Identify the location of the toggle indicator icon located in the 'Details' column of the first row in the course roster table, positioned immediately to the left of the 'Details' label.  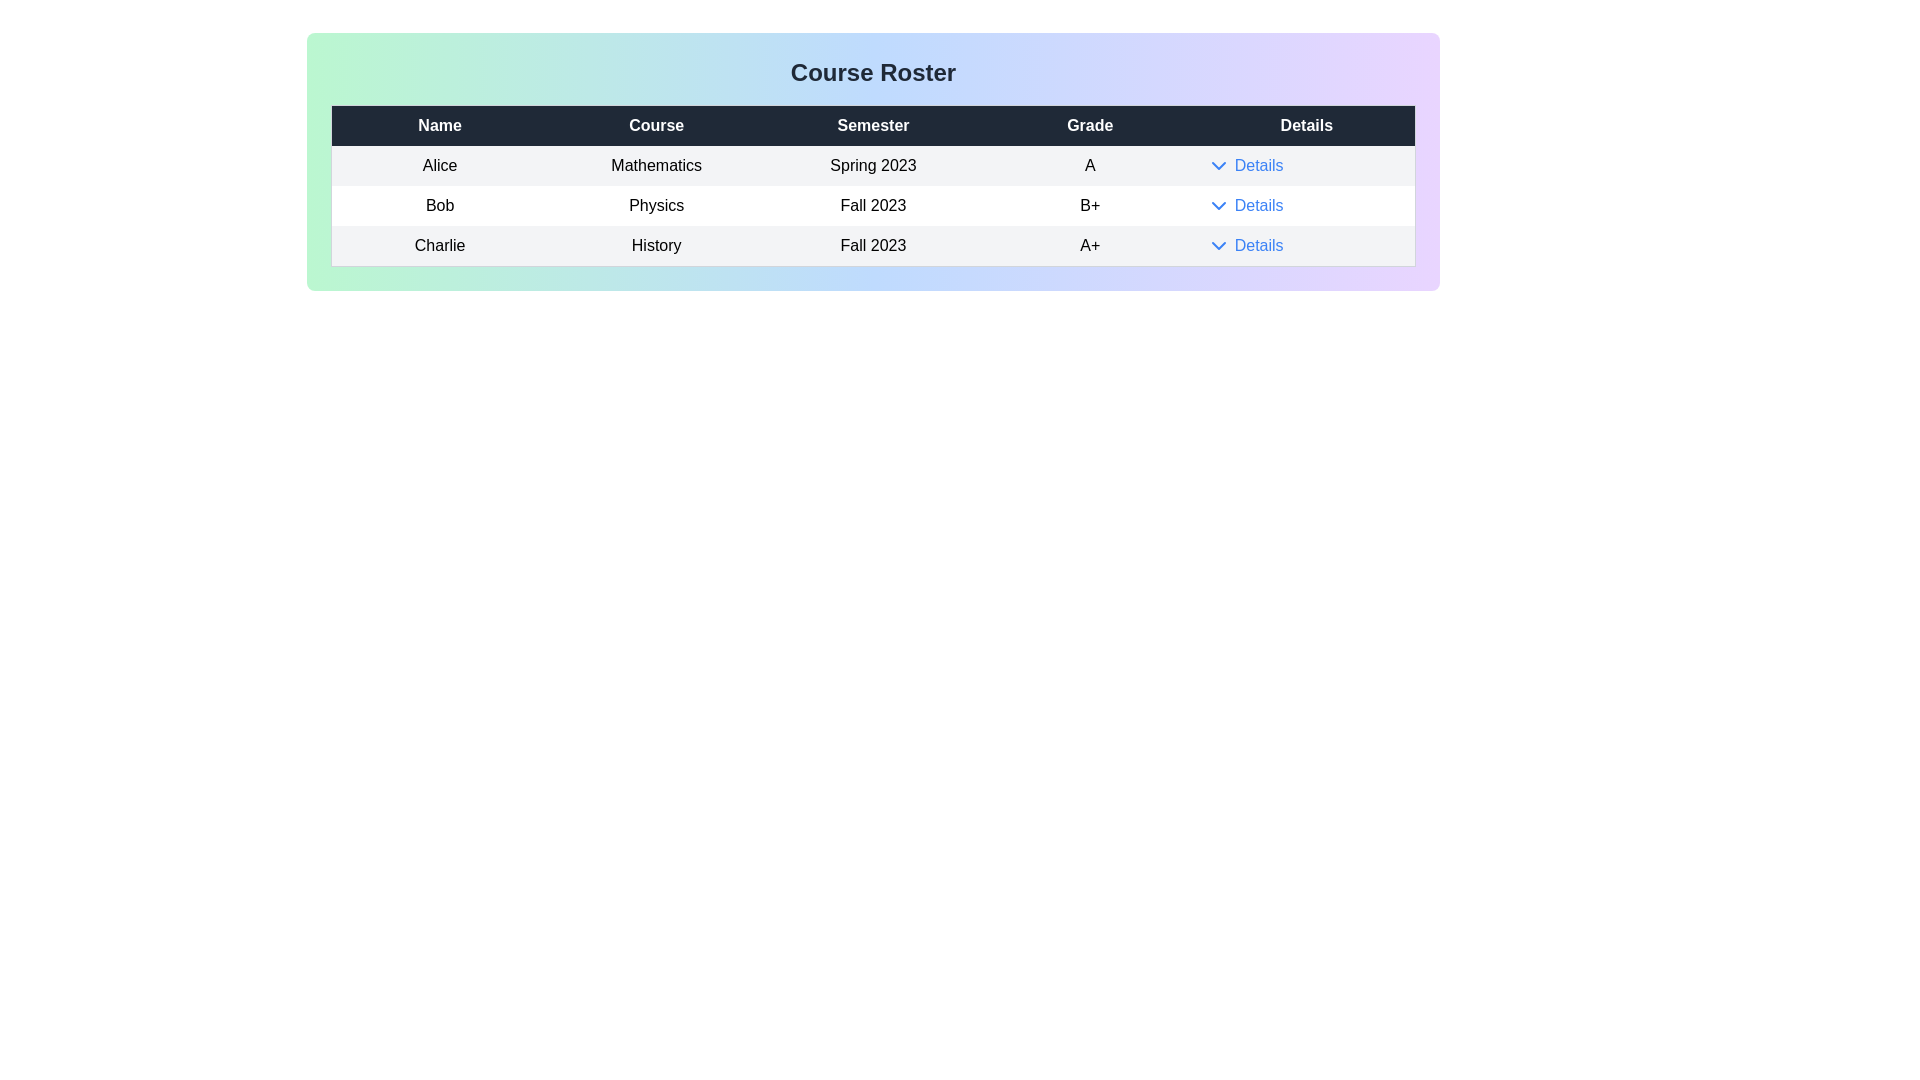
(1217, 164).